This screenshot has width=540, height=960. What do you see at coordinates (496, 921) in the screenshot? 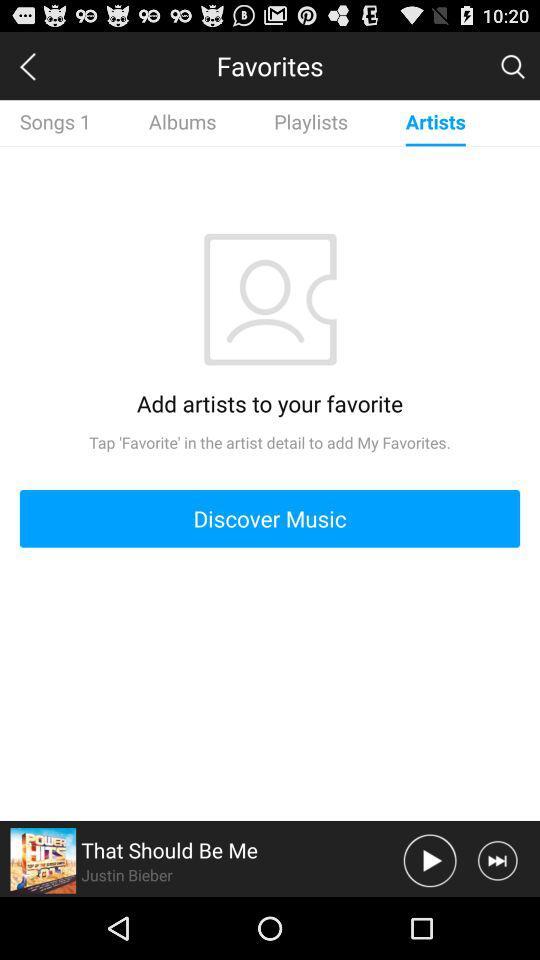
I see `the skip_next icon` at bounding box center [496, 921].